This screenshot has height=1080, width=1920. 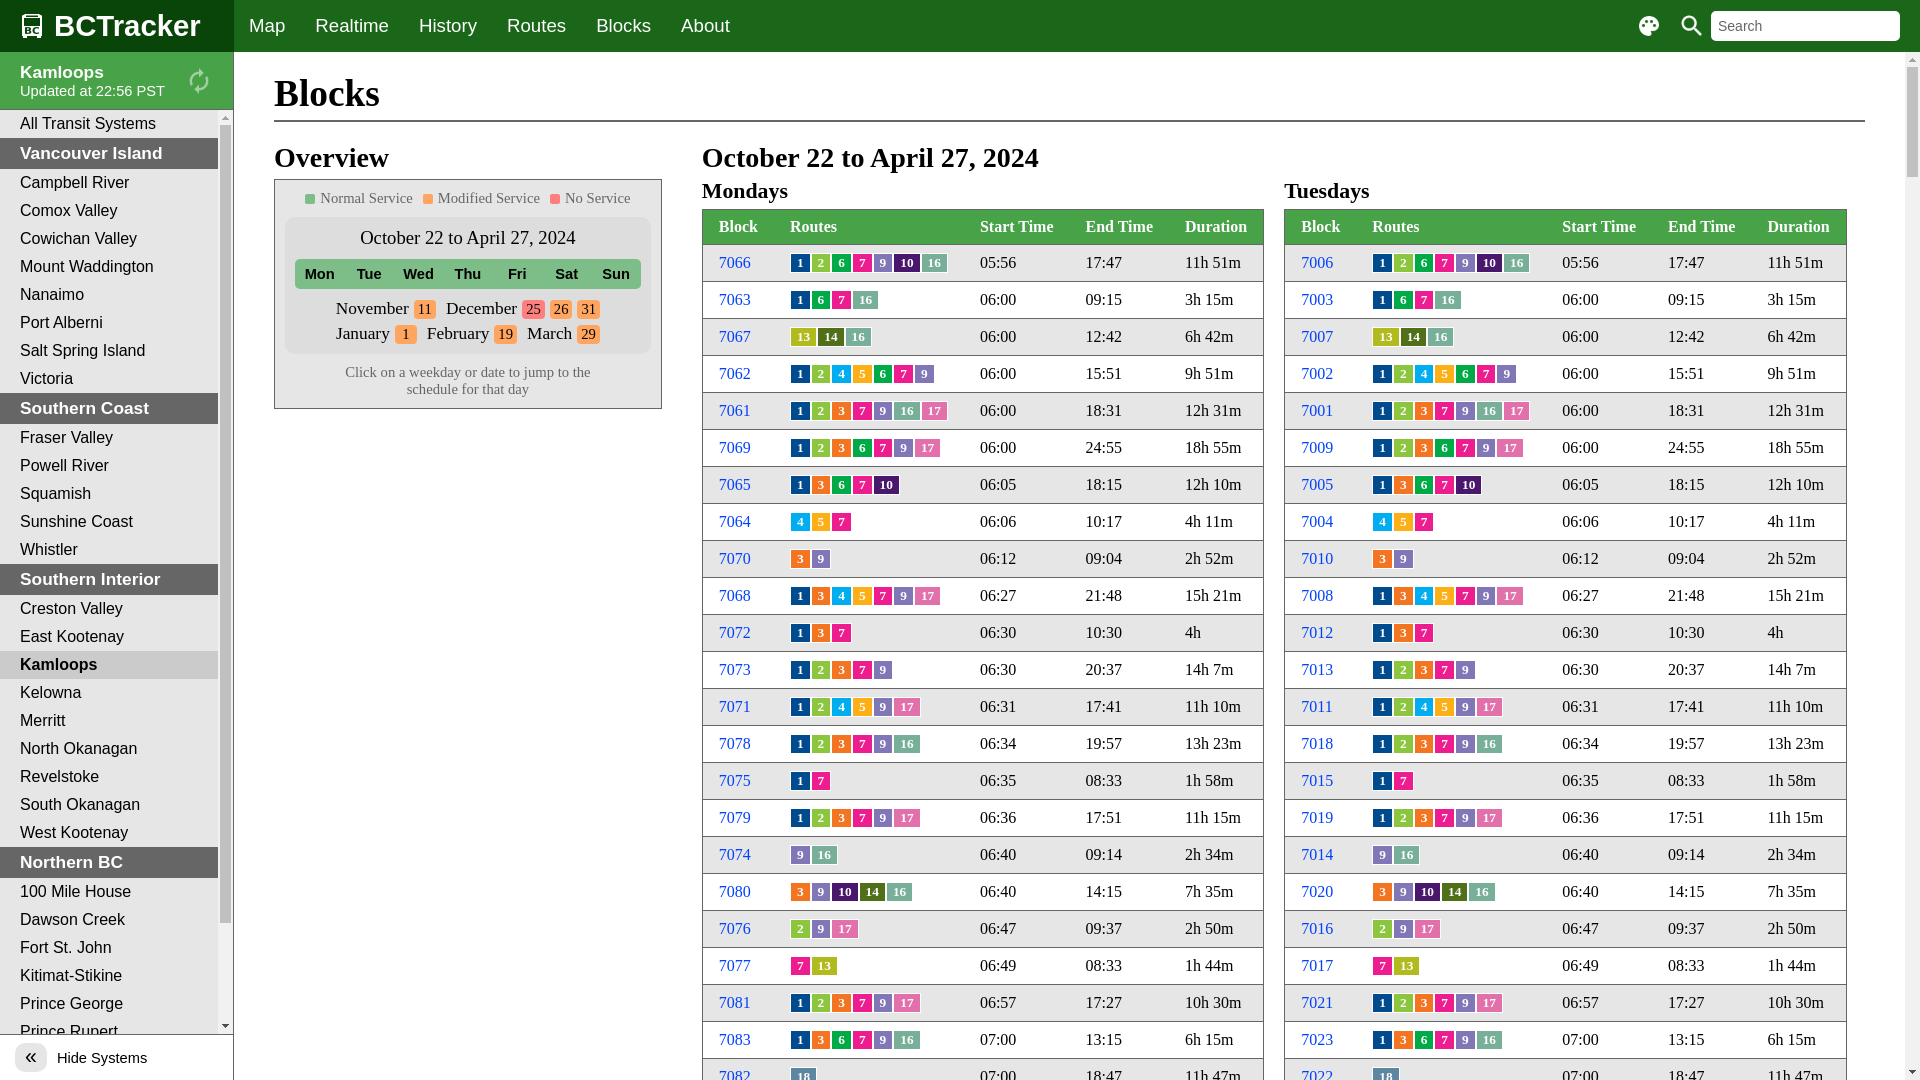 What do you see at coordinates (1391, 817) in the screenshot?
I see `'2'` at bounding box center [1391, 817].